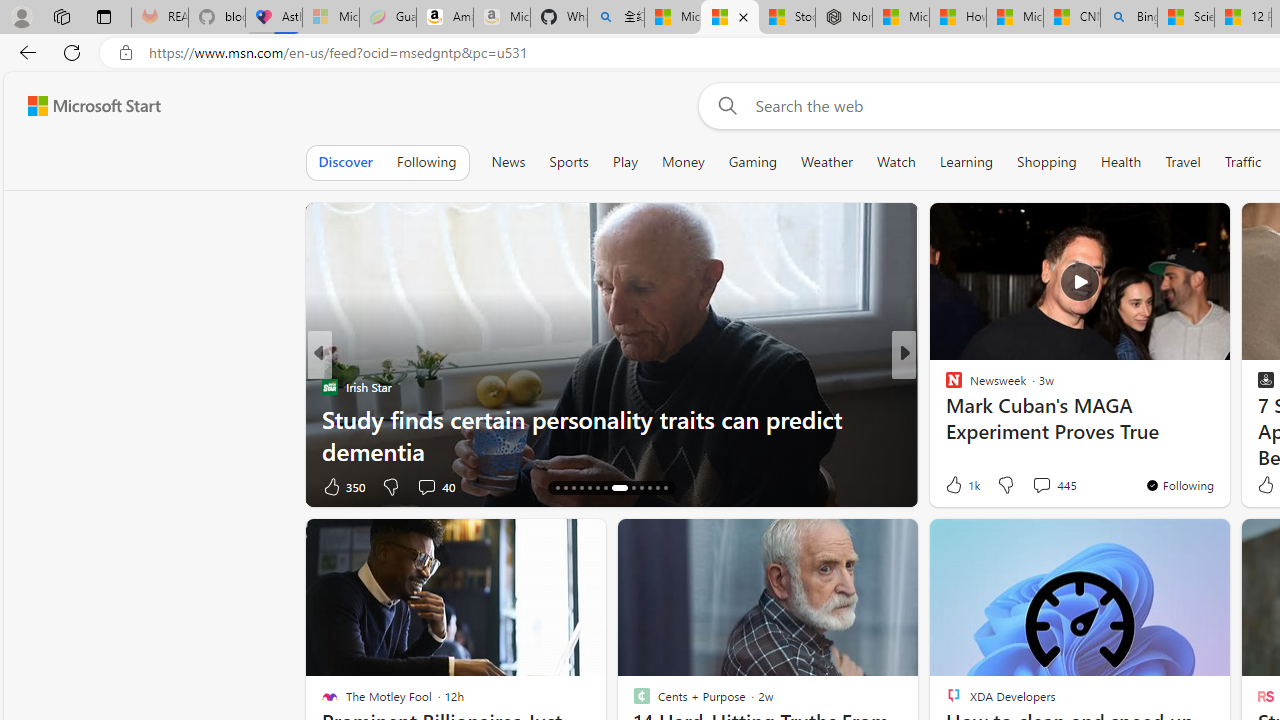  Describe the element at coordinates (955, 486) in the screenshot. I see `'86 Like'` at that location.